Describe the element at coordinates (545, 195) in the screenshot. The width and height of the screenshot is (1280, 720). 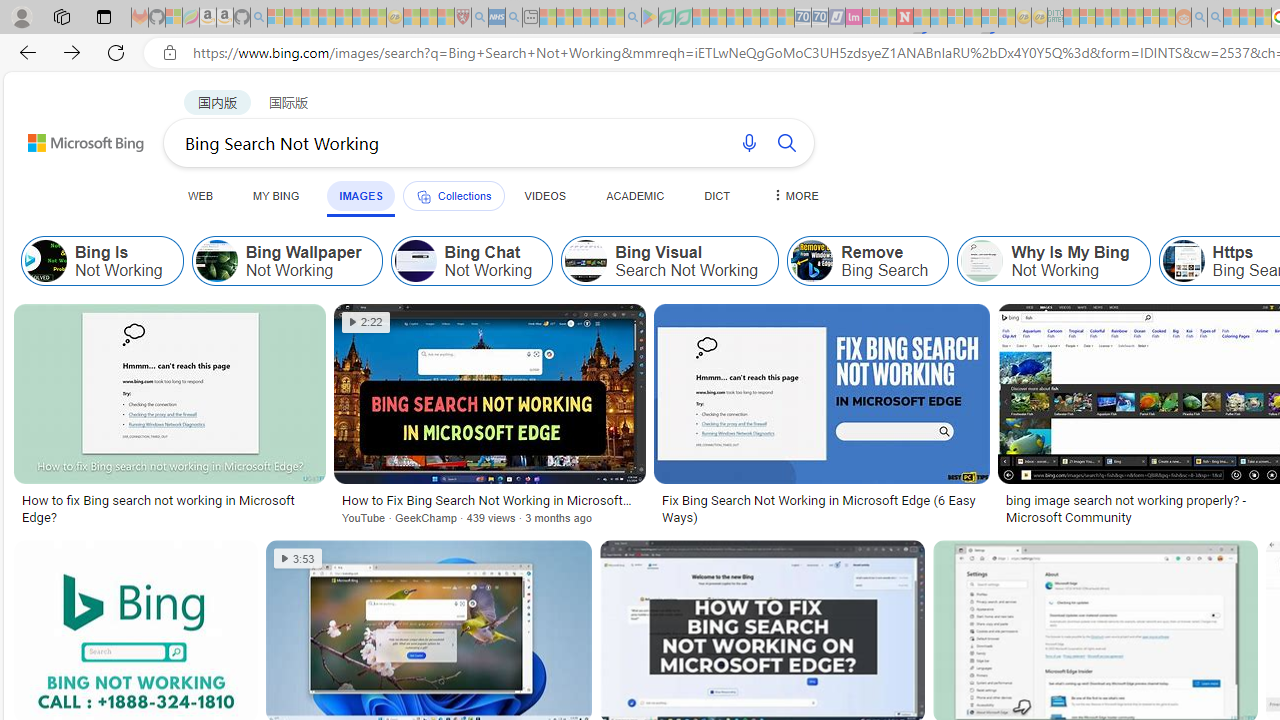
I see `'VIDEOS'` at that location.